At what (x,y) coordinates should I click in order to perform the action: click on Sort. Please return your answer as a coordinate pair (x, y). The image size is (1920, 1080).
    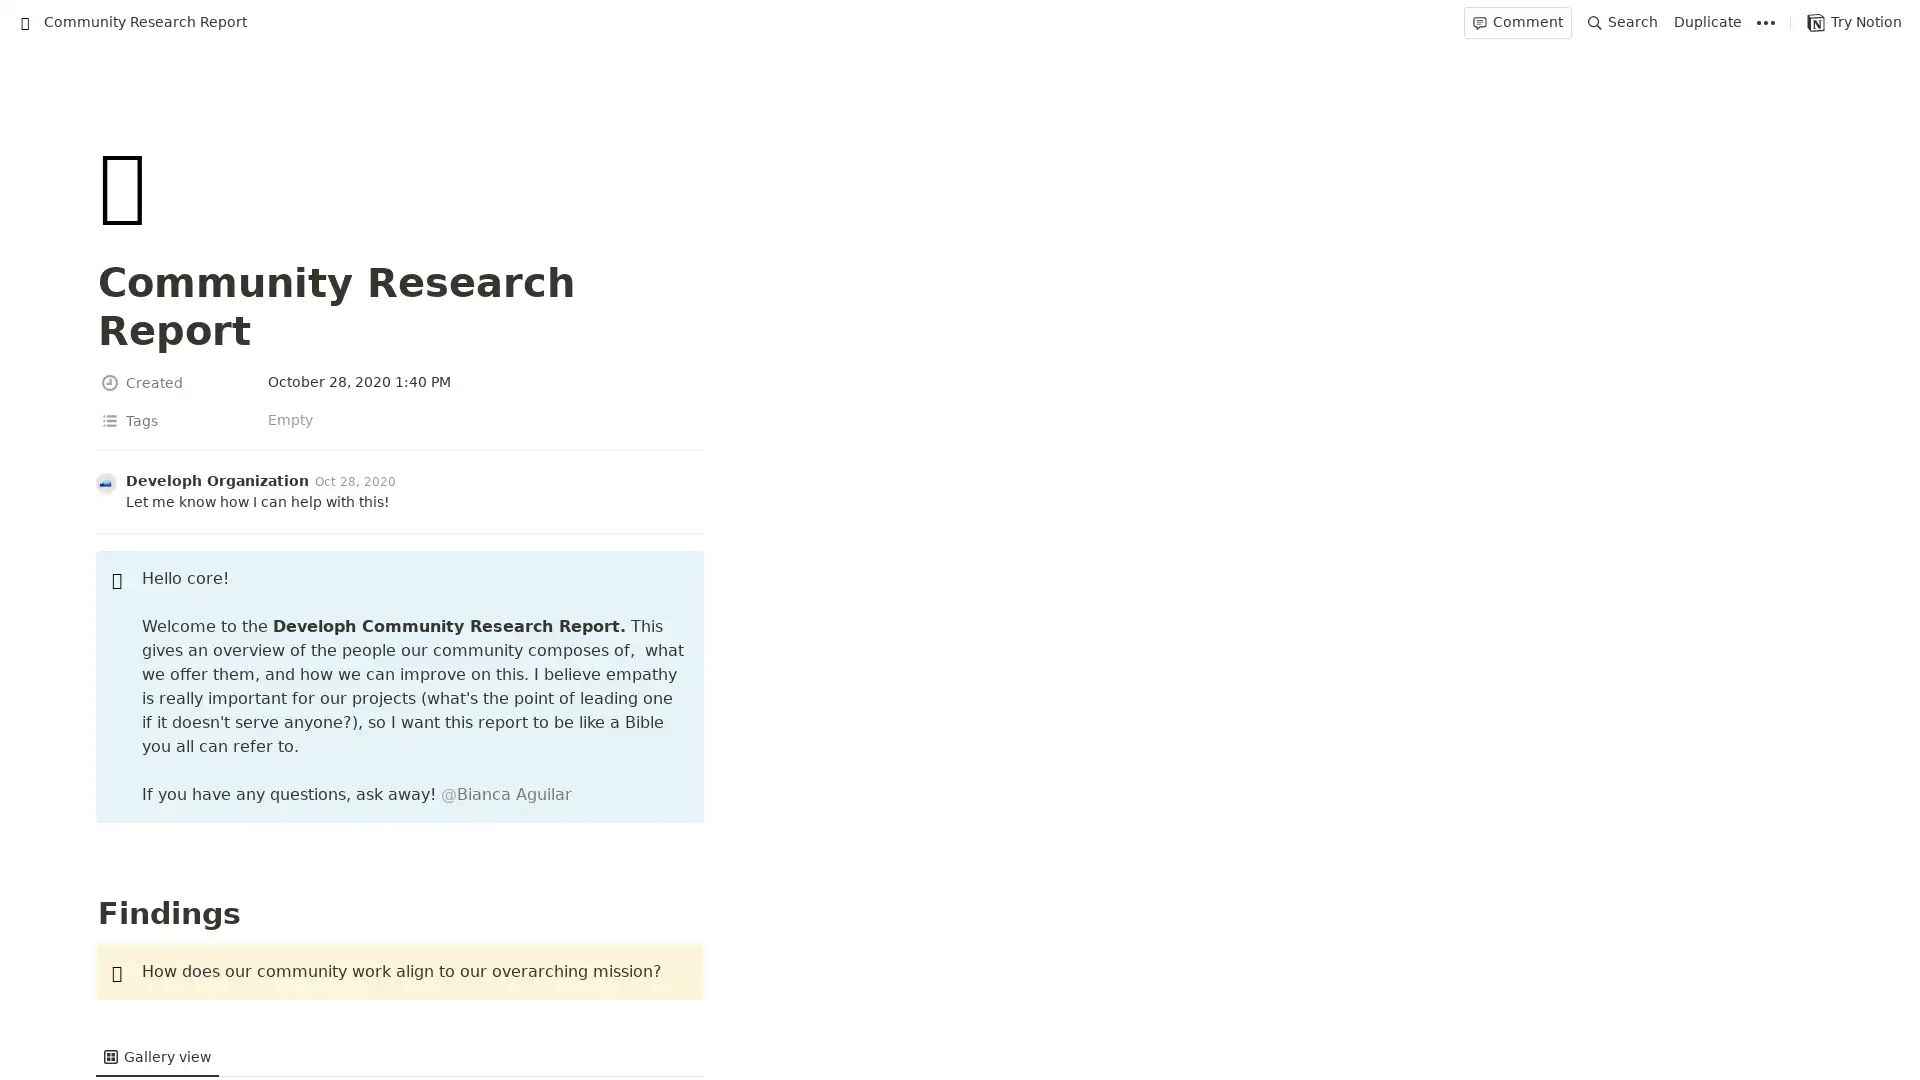
    Looking at the image, I should click on (1742, 913).